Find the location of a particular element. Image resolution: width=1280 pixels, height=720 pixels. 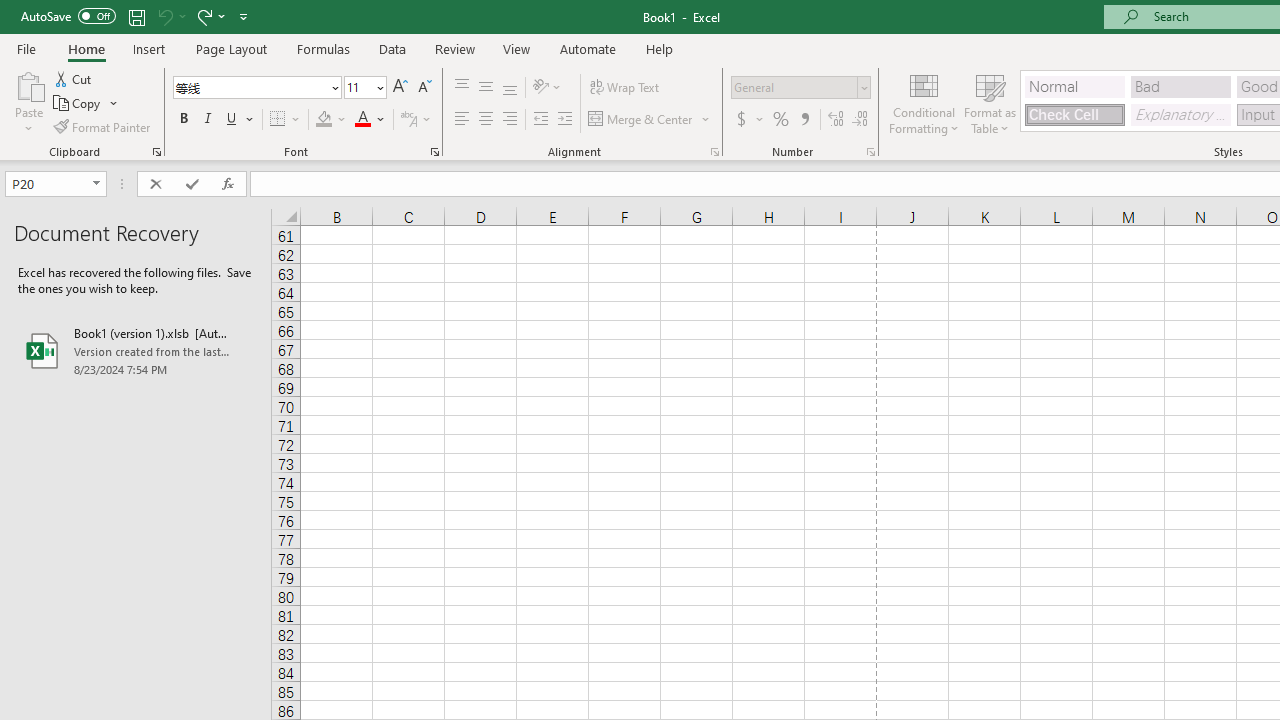

'Paste' is located at coordinates (28, 84).